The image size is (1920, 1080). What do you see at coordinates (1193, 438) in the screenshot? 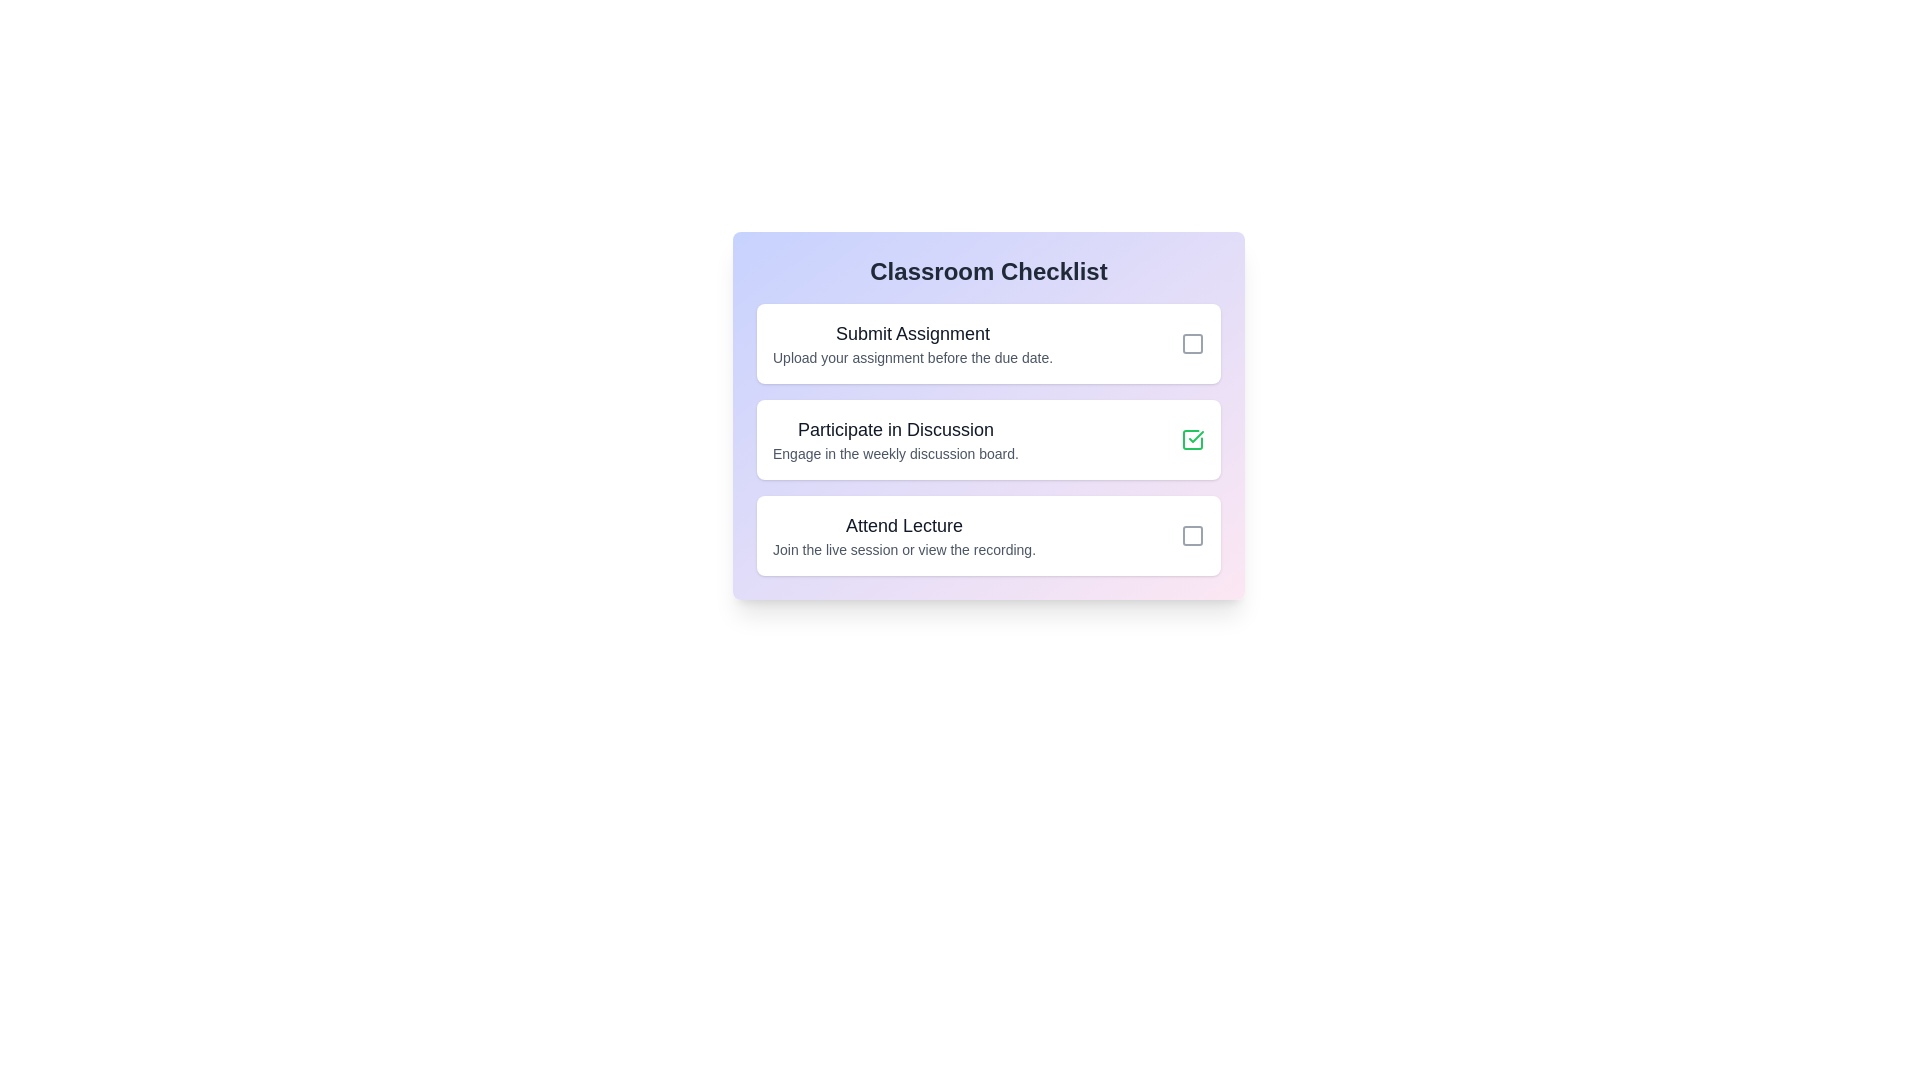
I see `the checkbox with a green border and checkmark located within the 'Participate in Discussion' card` at bounding box center [1193, 438].